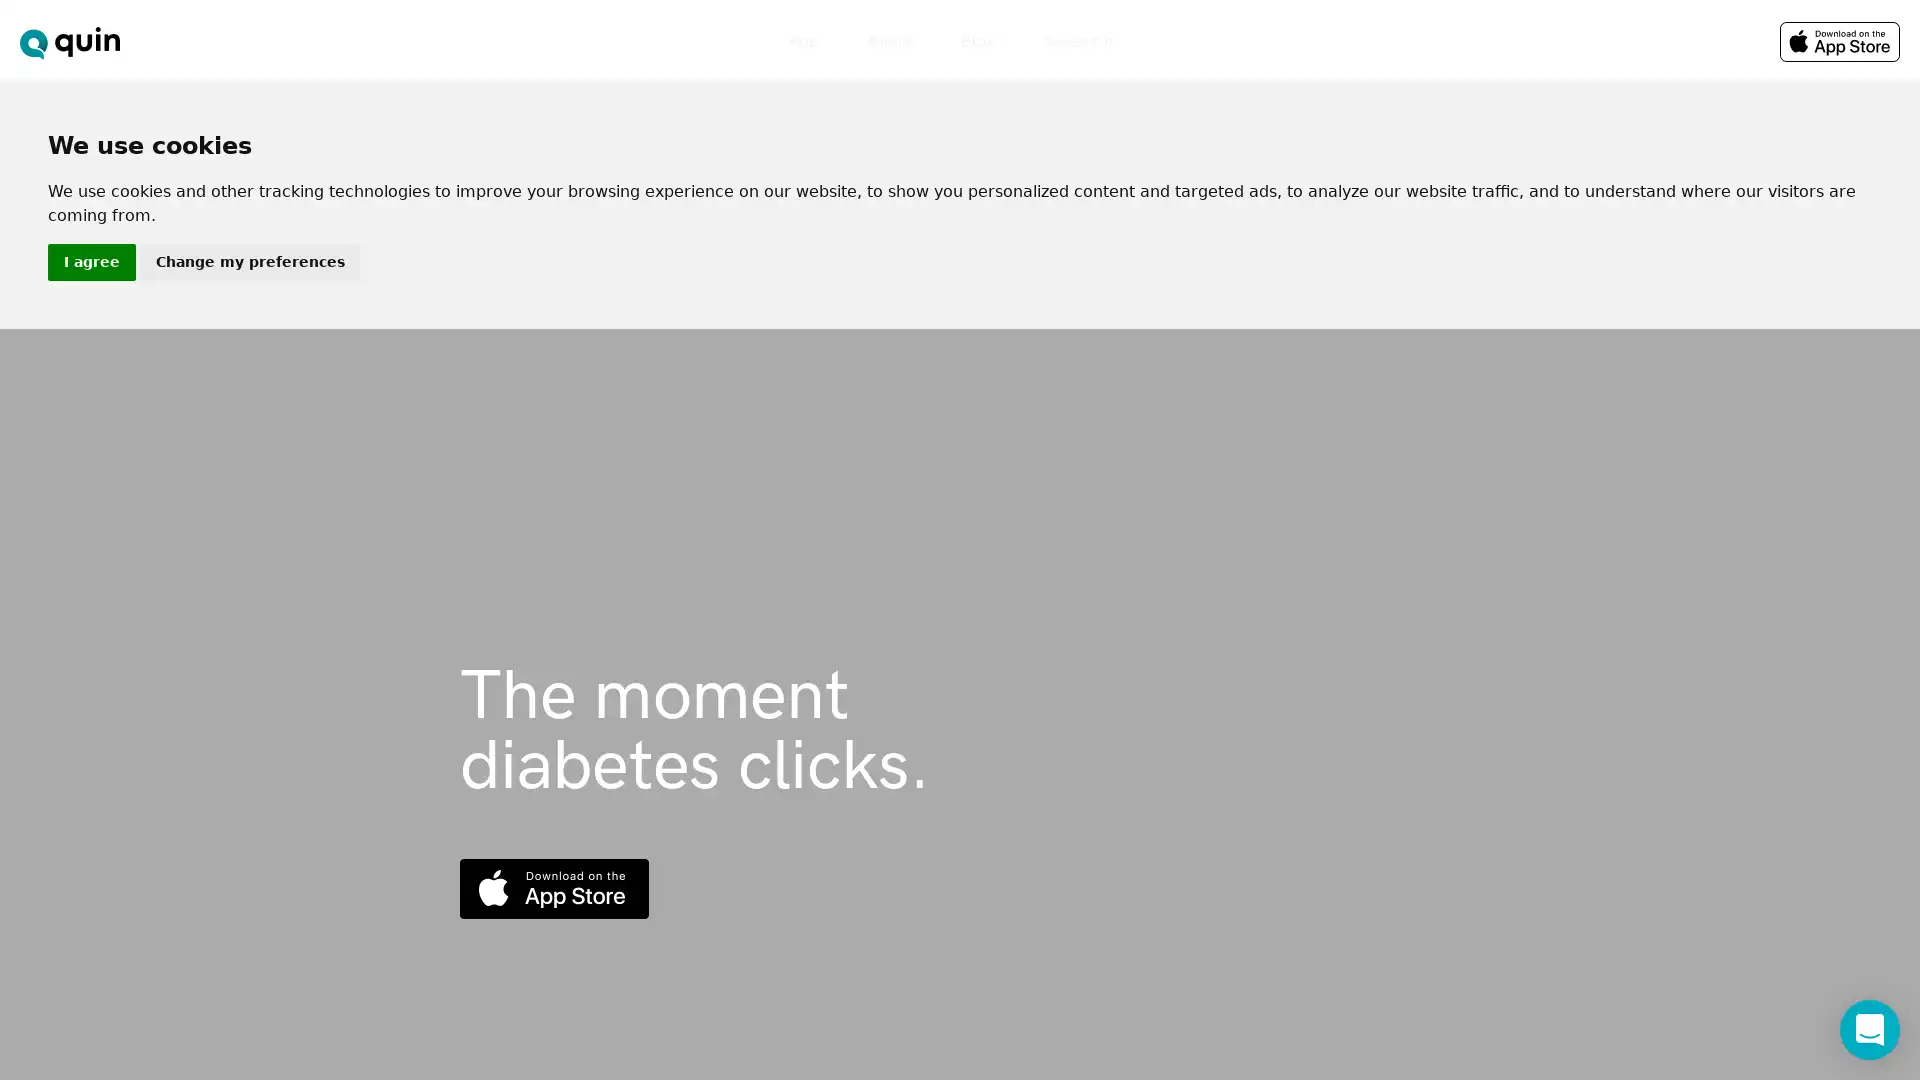 This screenshot has width=1920, height=1080. What do you see at coordinates (249, 261) in the screenshot?
I see `Change my preferences` at bounding box center [249, 261].